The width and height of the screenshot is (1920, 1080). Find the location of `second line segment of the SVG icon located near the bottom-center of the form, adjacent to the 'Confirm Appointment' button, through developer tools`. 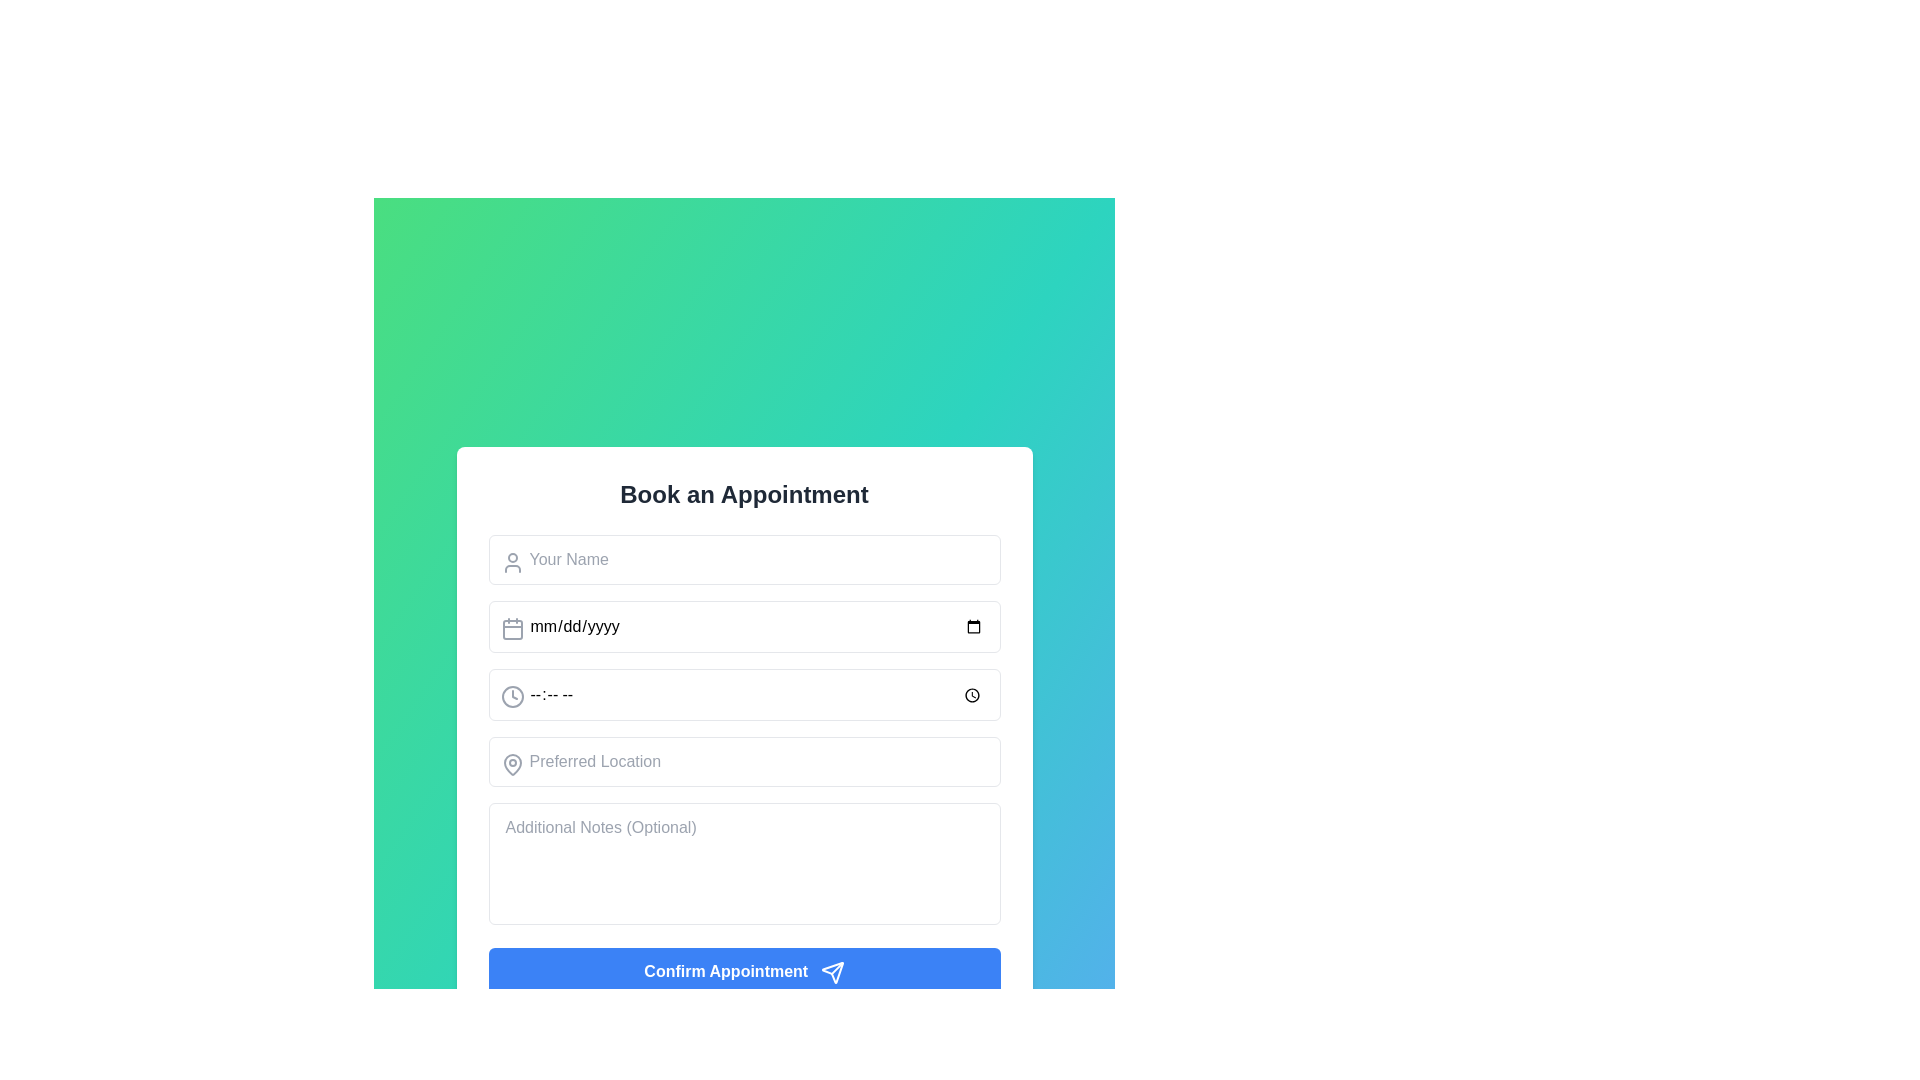

second line segment of the SVG icon located near the bottom-center of the form, adjacent to the 'Confirm Appointment' button, through developer tools is located at coordinates (836, 967).